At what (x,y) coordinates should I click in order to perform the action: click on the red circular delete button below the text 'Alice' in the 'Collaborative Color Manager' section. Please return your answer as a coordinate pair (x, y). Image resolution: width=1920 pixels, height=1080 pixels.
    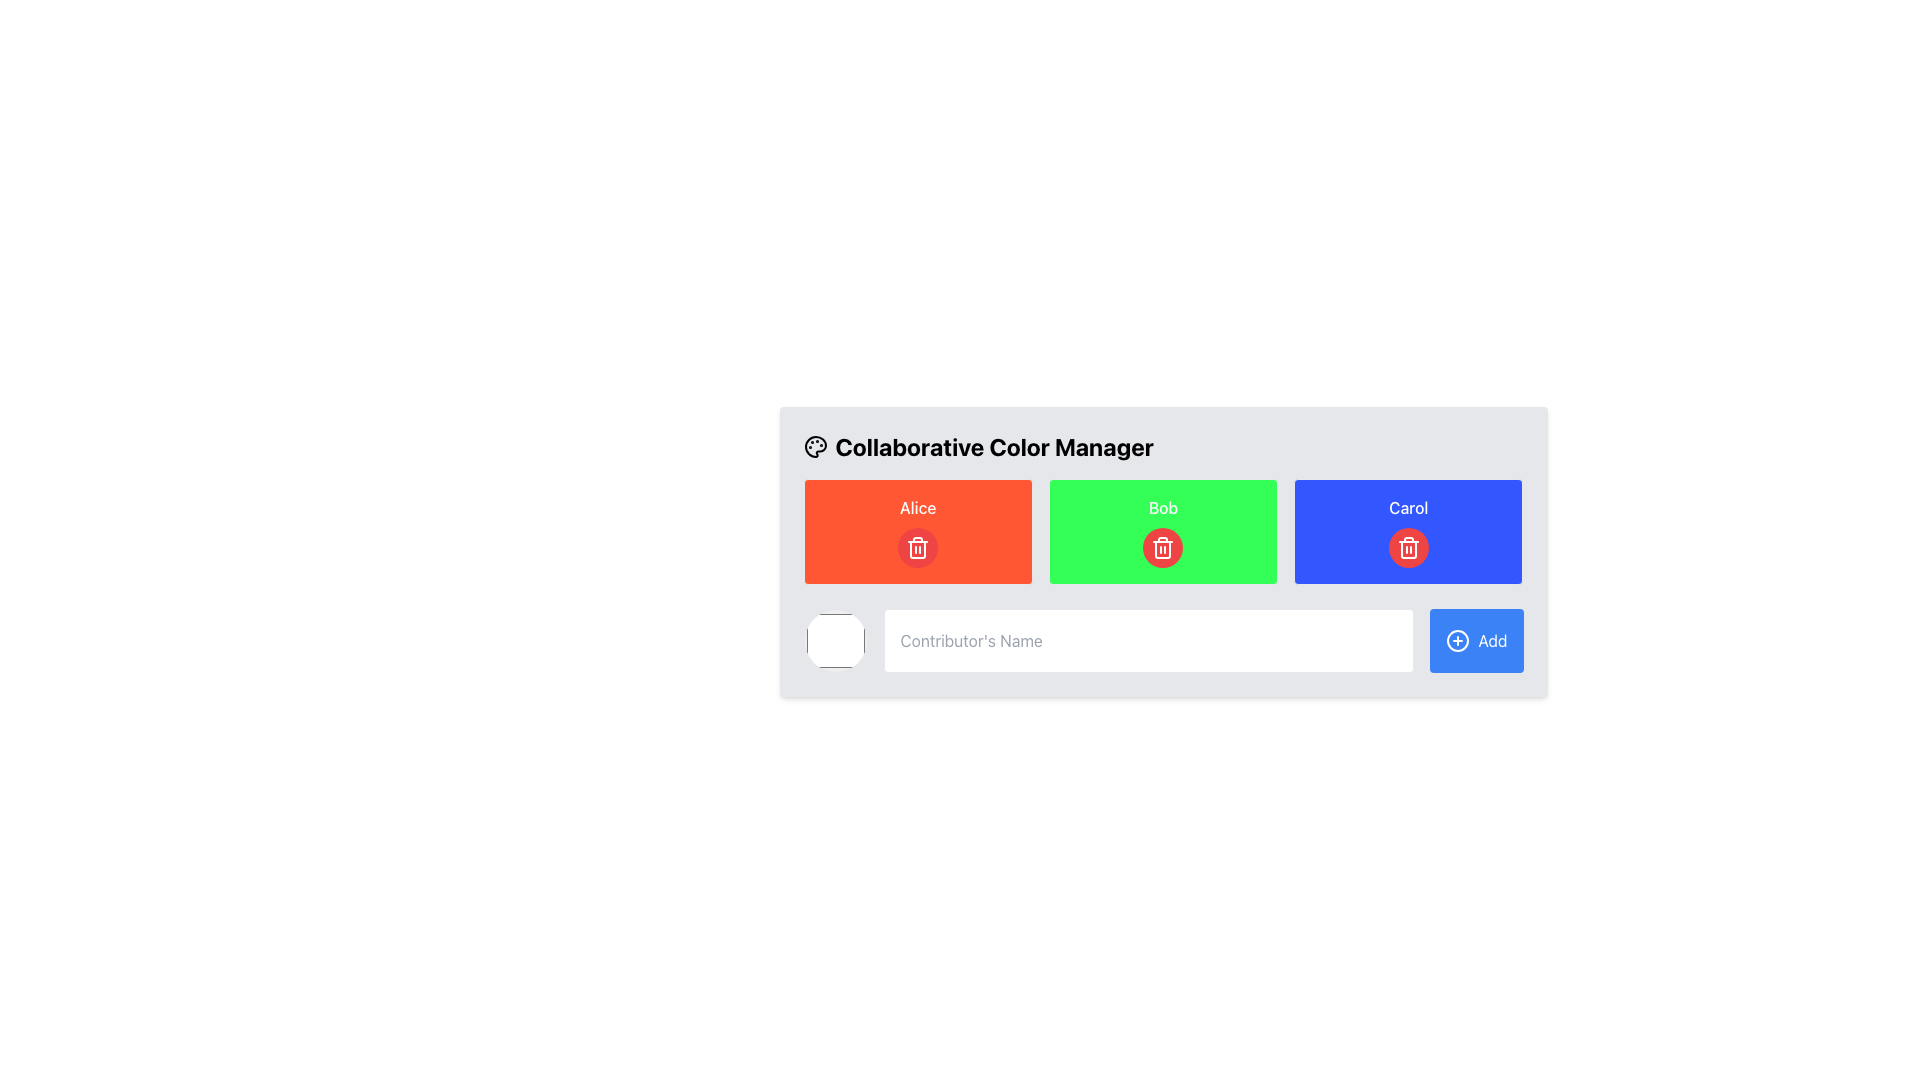
    Looking at the image, I should click on (916, 547).